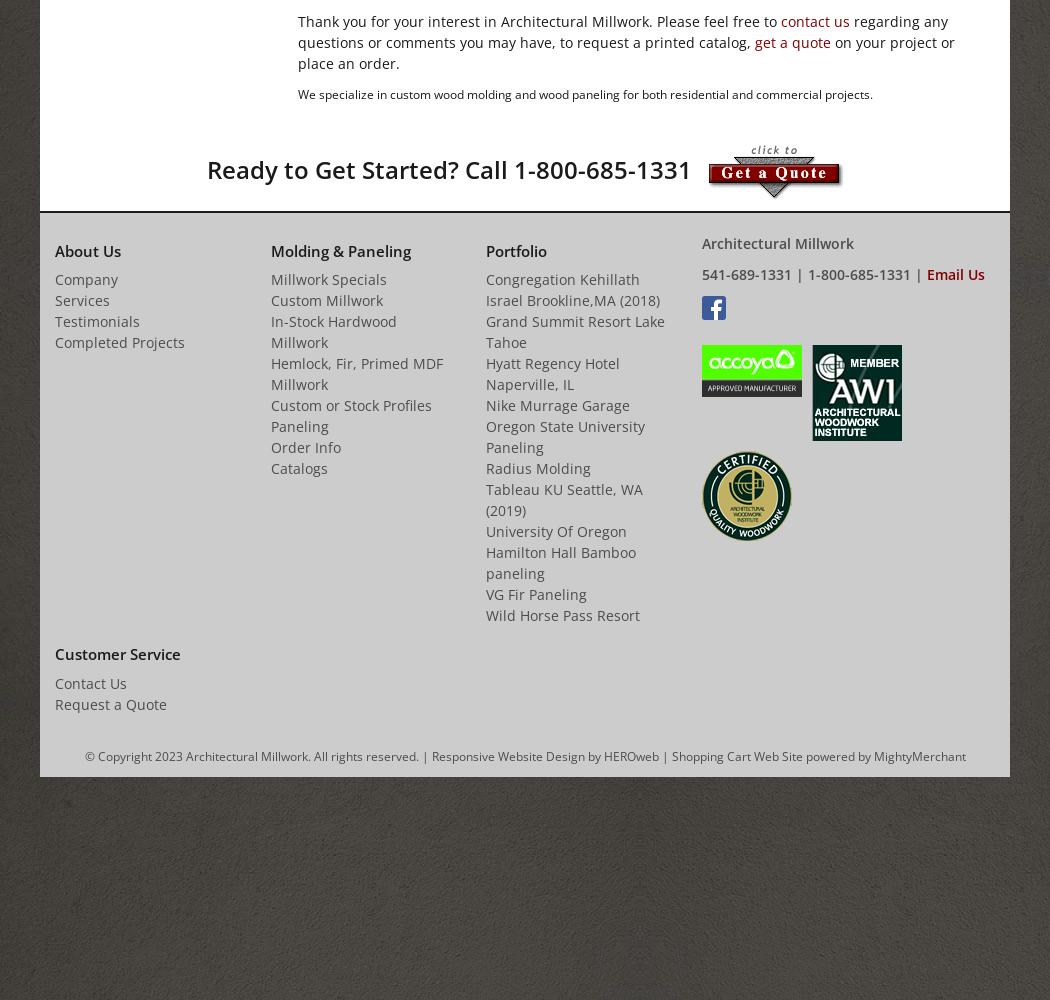  What do you see at coordinates (553, 362) in the screenshot?
I see `'Hyatt Regency Hotel'` at bounding box center [553, 362].